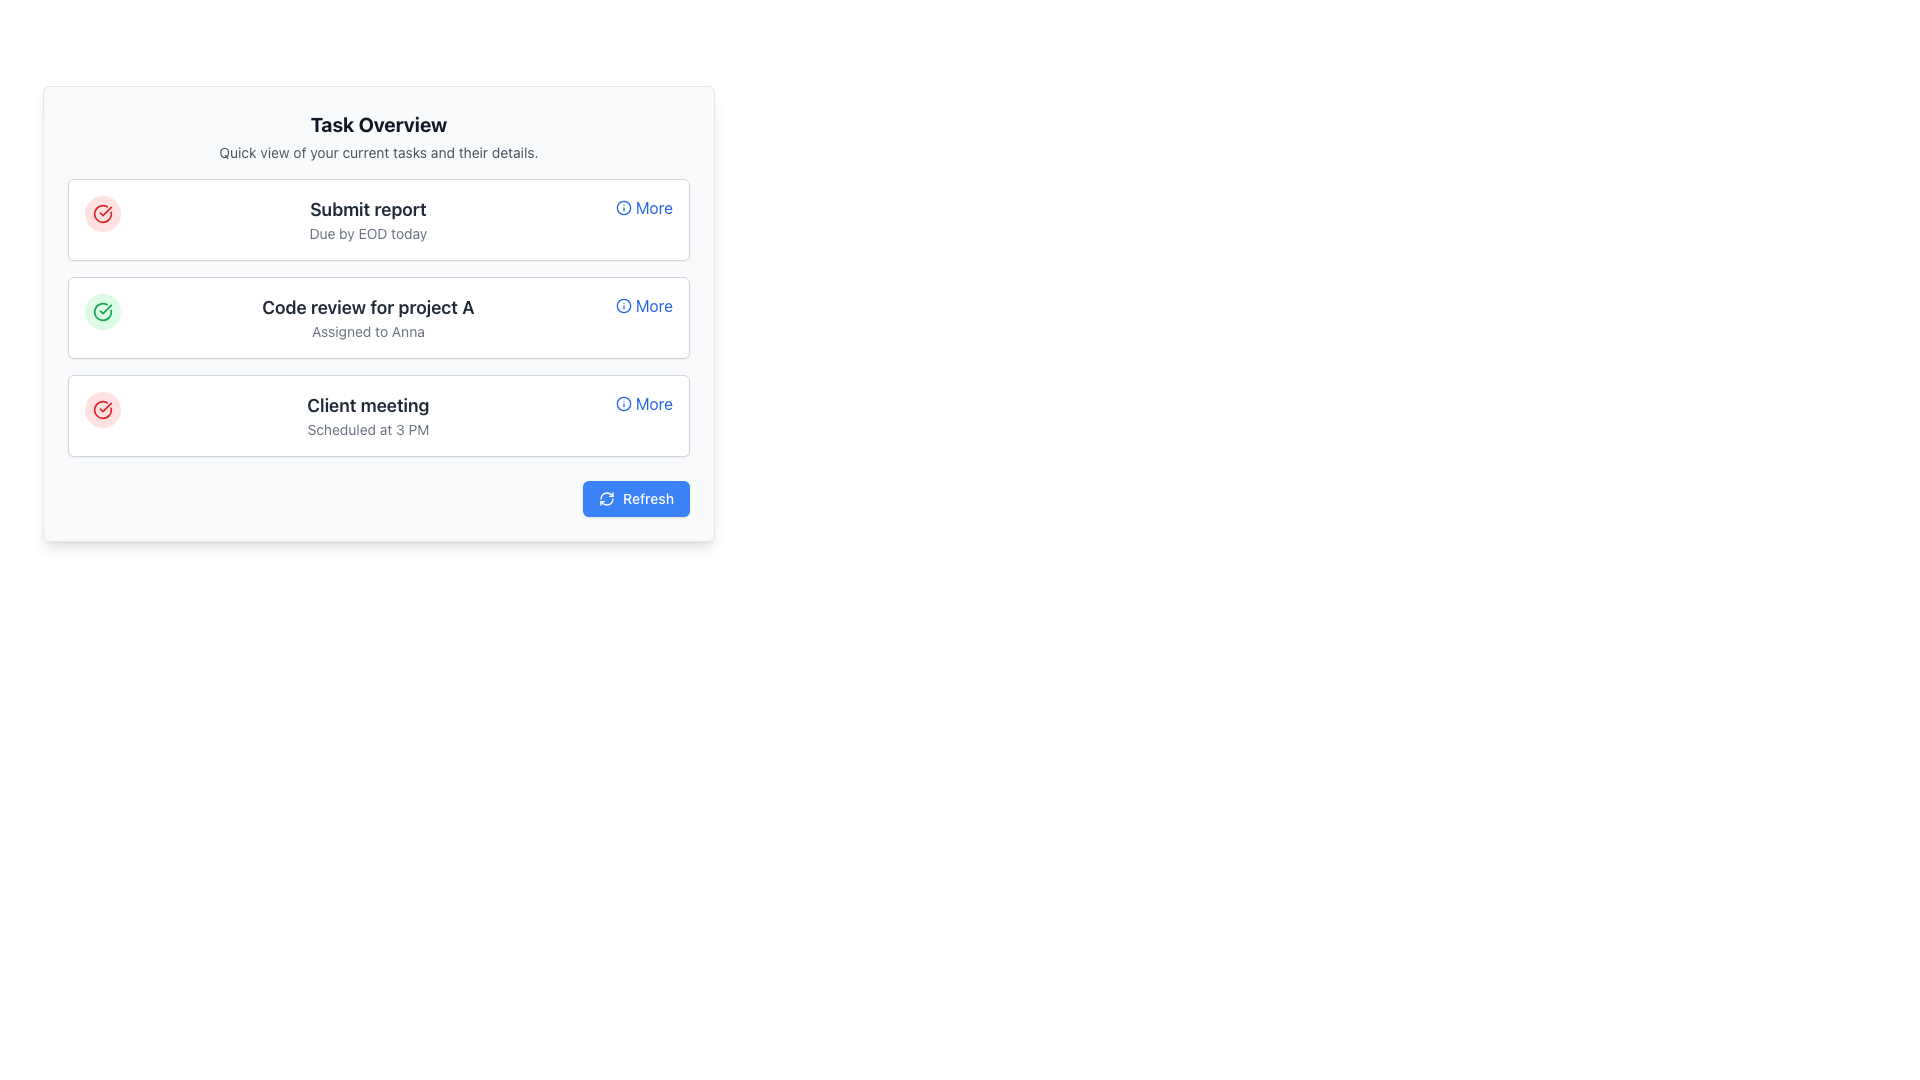  Describe the element at coordinates (606, 497) in the screenshot. I see `the circular arrow icon representing the refresh functionality, which is located to the left of the text 'Refresh' in the bottom-right corner of the interface` at that location.